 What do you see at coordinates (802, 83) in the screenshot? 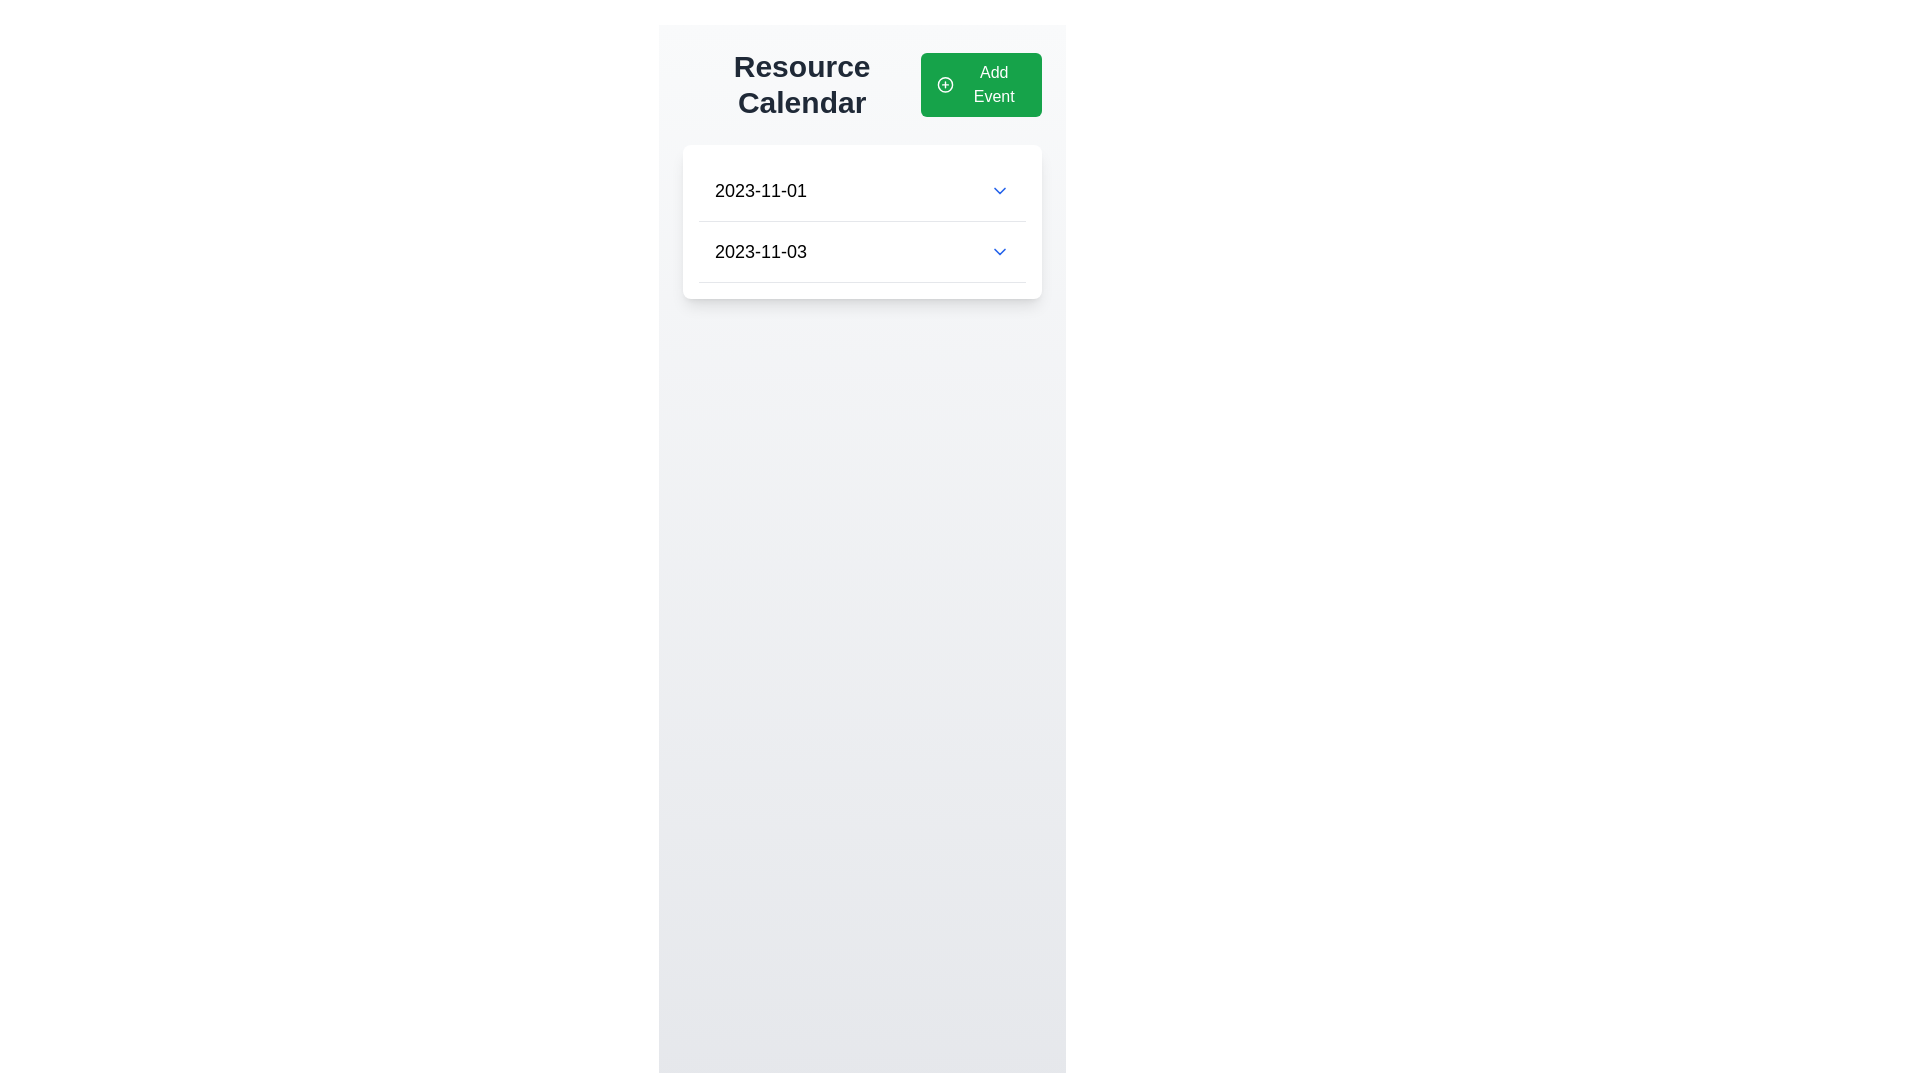
I see `the 'Resource Calendar' text element, which is styled in bold and large dark gray font, located in the top-left section of the layout above the date entries and to the left of the 'Add Event' button` at bounding box center [802, 83].